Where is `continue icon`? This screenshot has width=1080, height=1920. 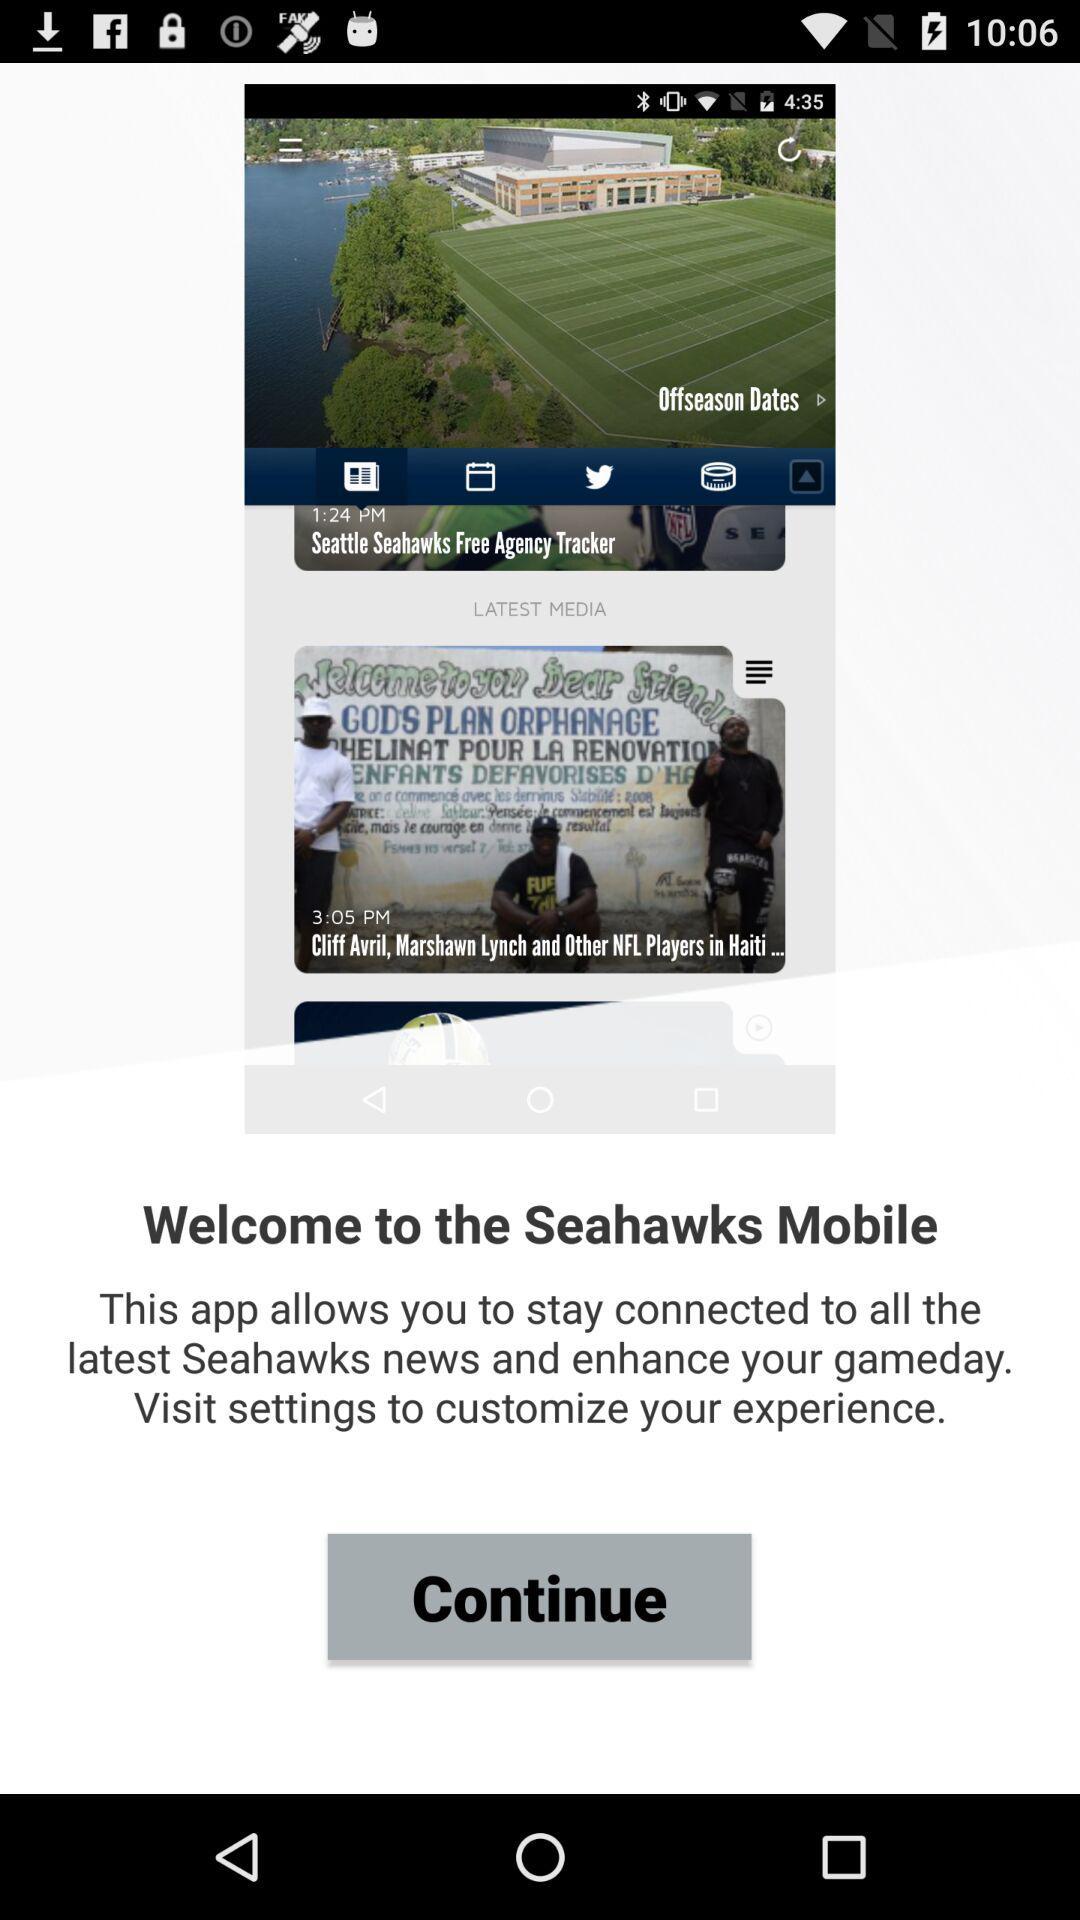
continue icon is located at coordinates (538, 1595).